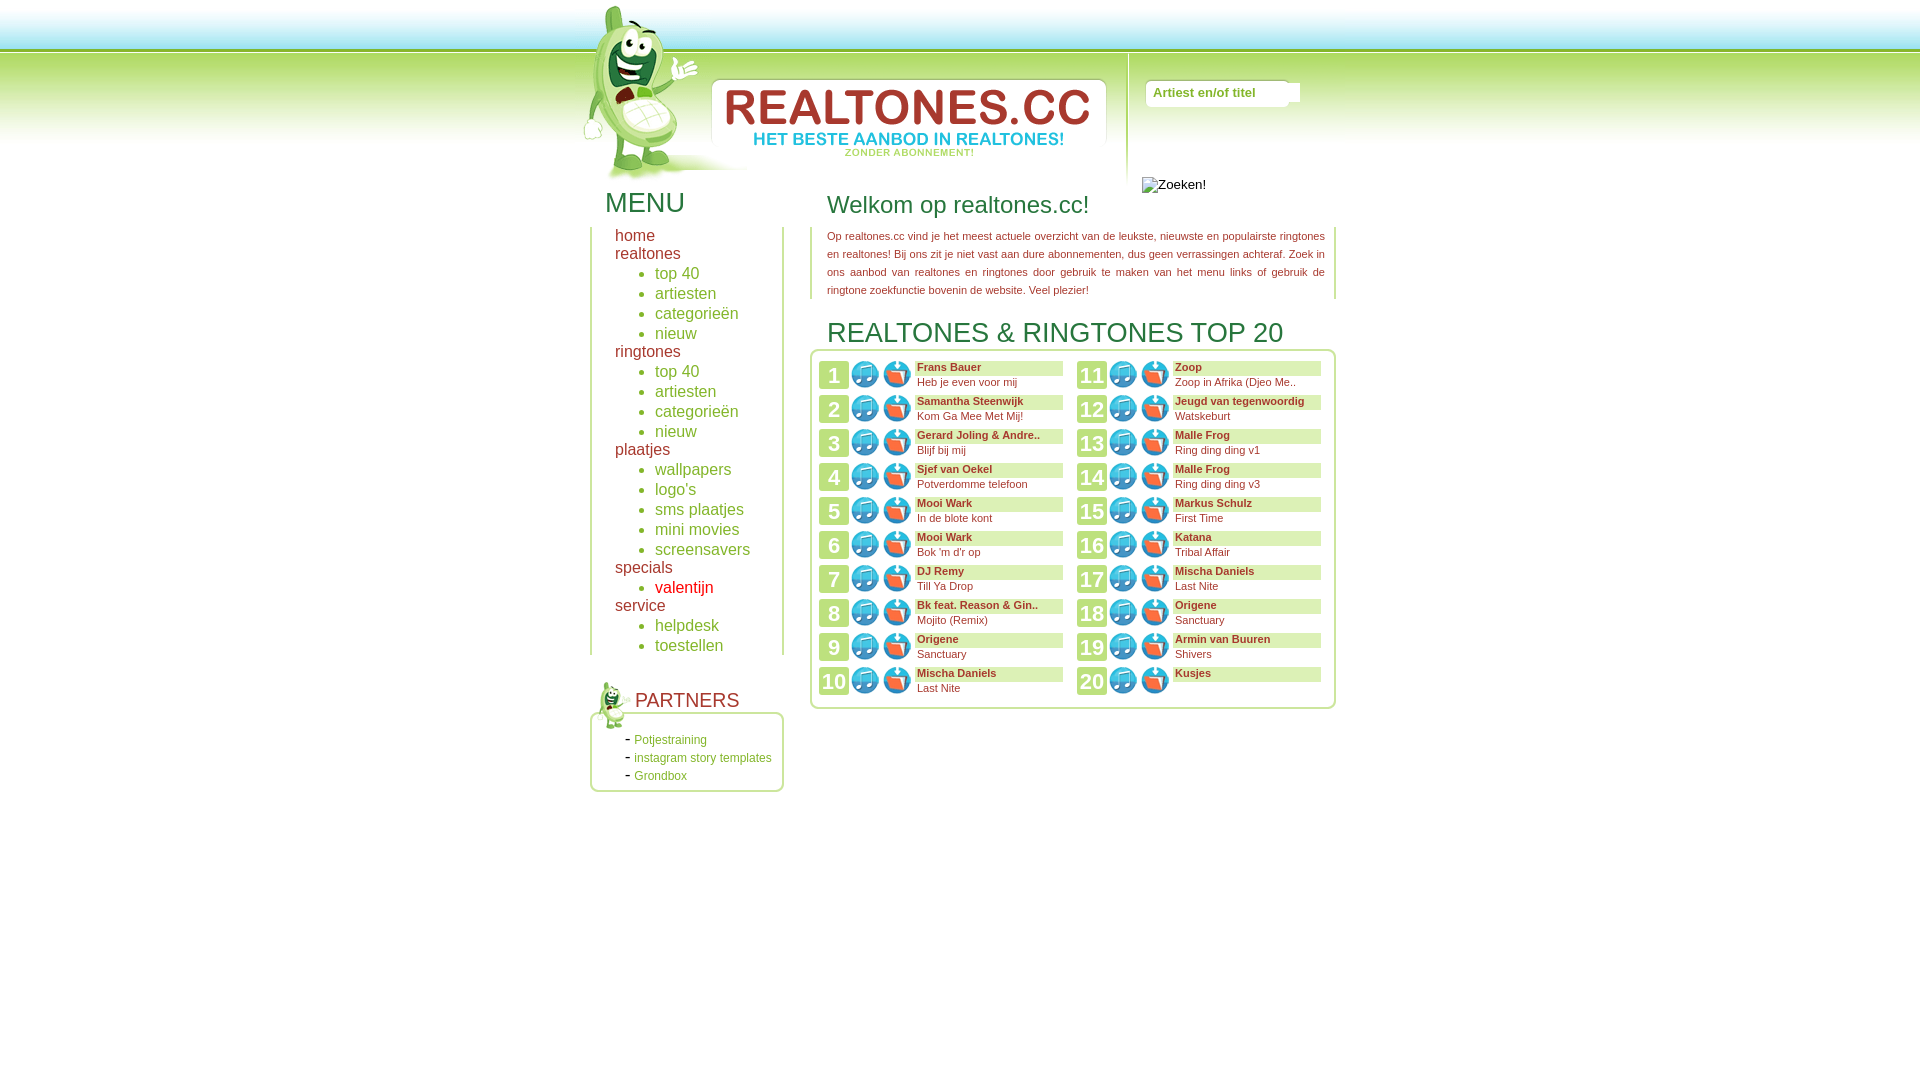 The height and width of the screenshot is (1080, 1920). What do you see at coordinates (686, 624) in the screenshot?
I see `'helpdesk'` at bounding box center [686, 624].